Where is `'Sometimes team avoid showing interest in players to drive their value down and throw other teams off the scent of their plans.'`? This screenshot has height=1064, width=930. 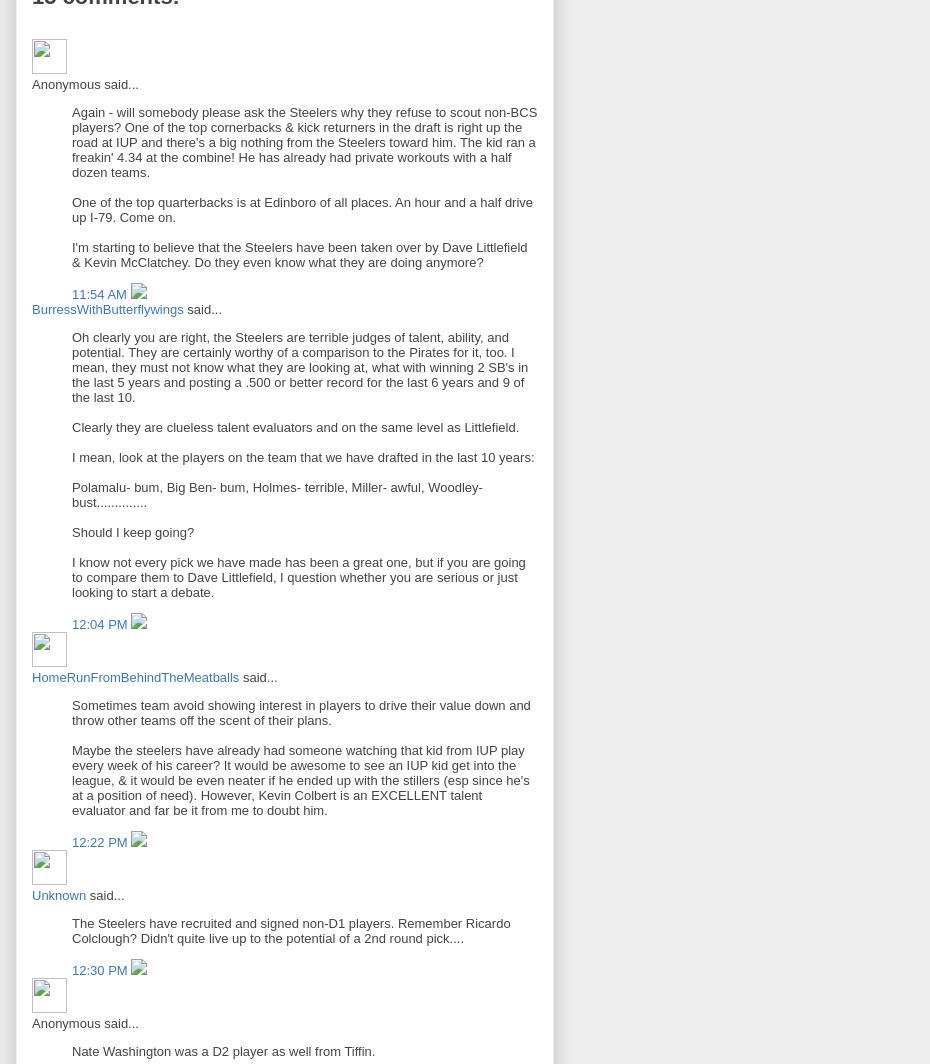 'Sometimes team avoid showing interest in players to drive their value down and throw other teams off the scent of their plans.' is located at coordinates (301, 712).